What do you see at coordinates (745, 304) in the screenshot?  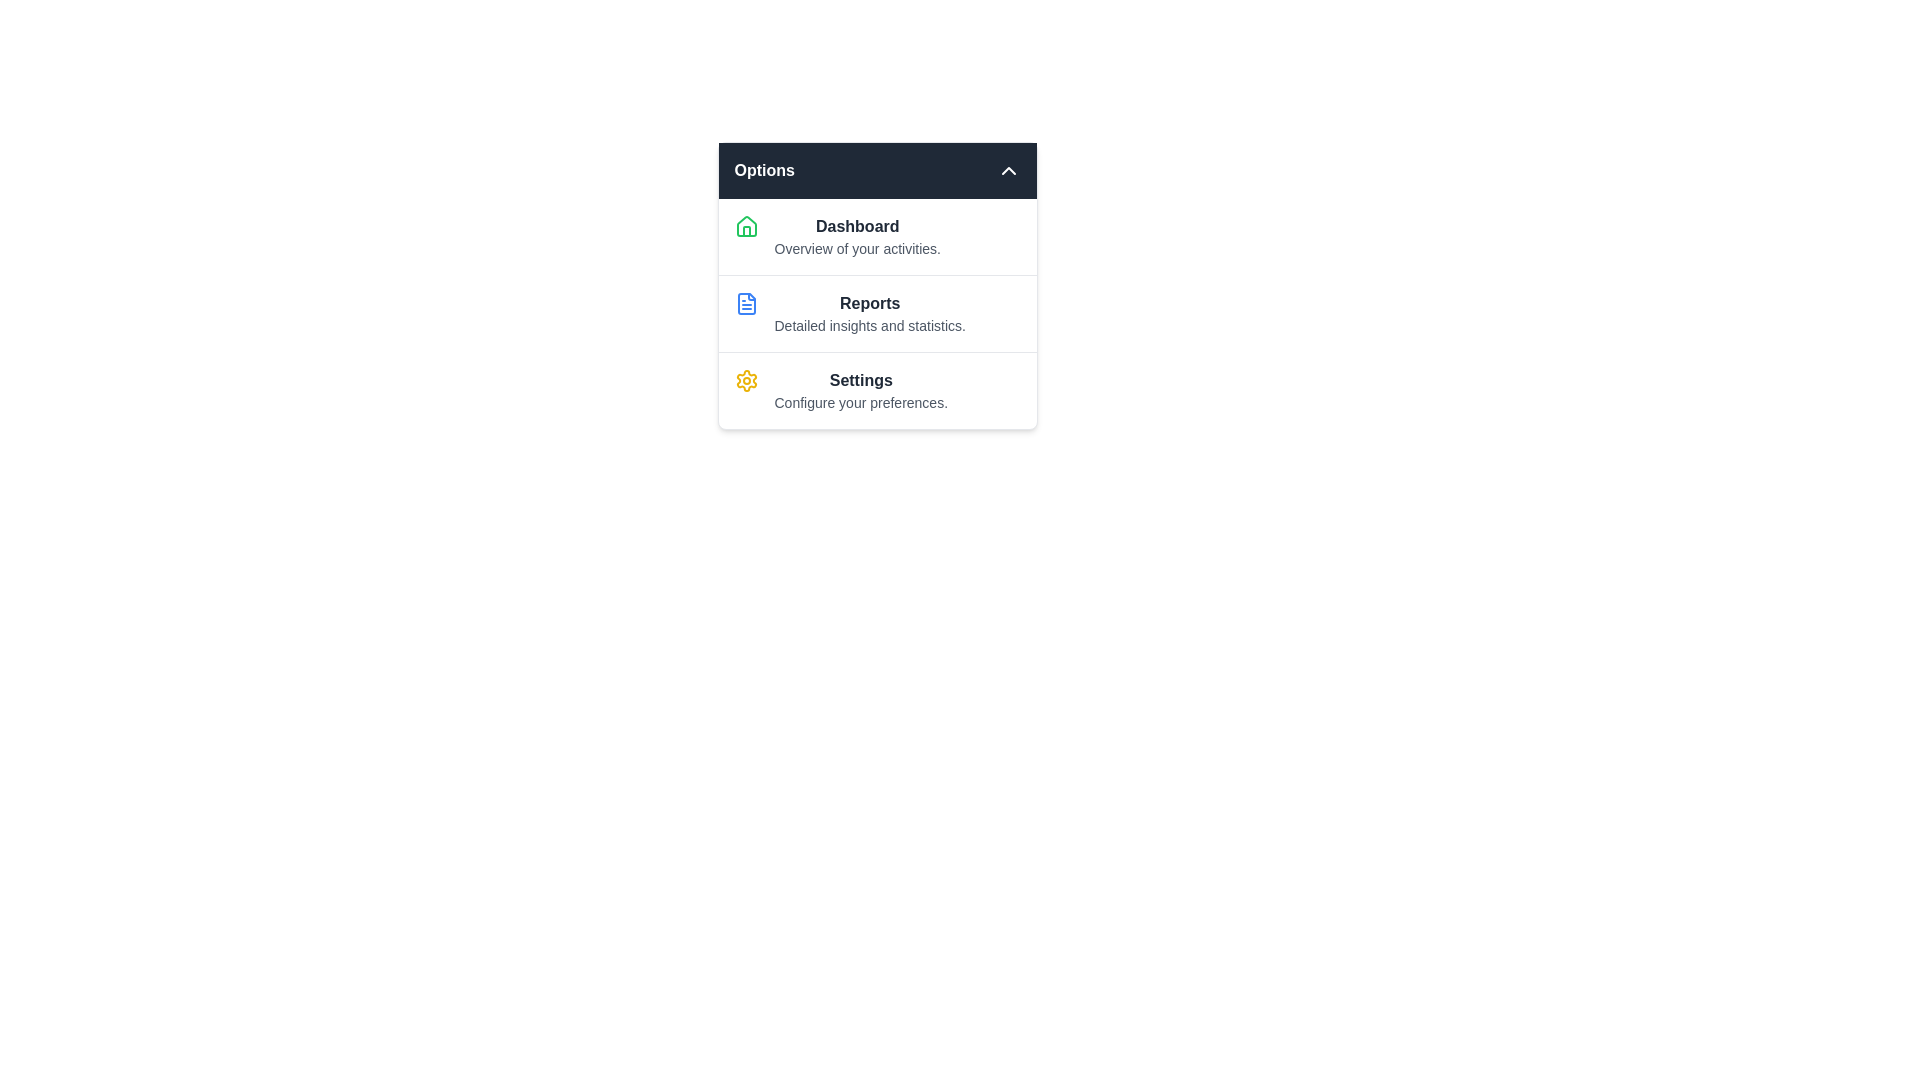 I see `the icon resembling a page or document with a blue outline, positioned to the left of the 'Reports' menu option` at bounding box center [745, 304].